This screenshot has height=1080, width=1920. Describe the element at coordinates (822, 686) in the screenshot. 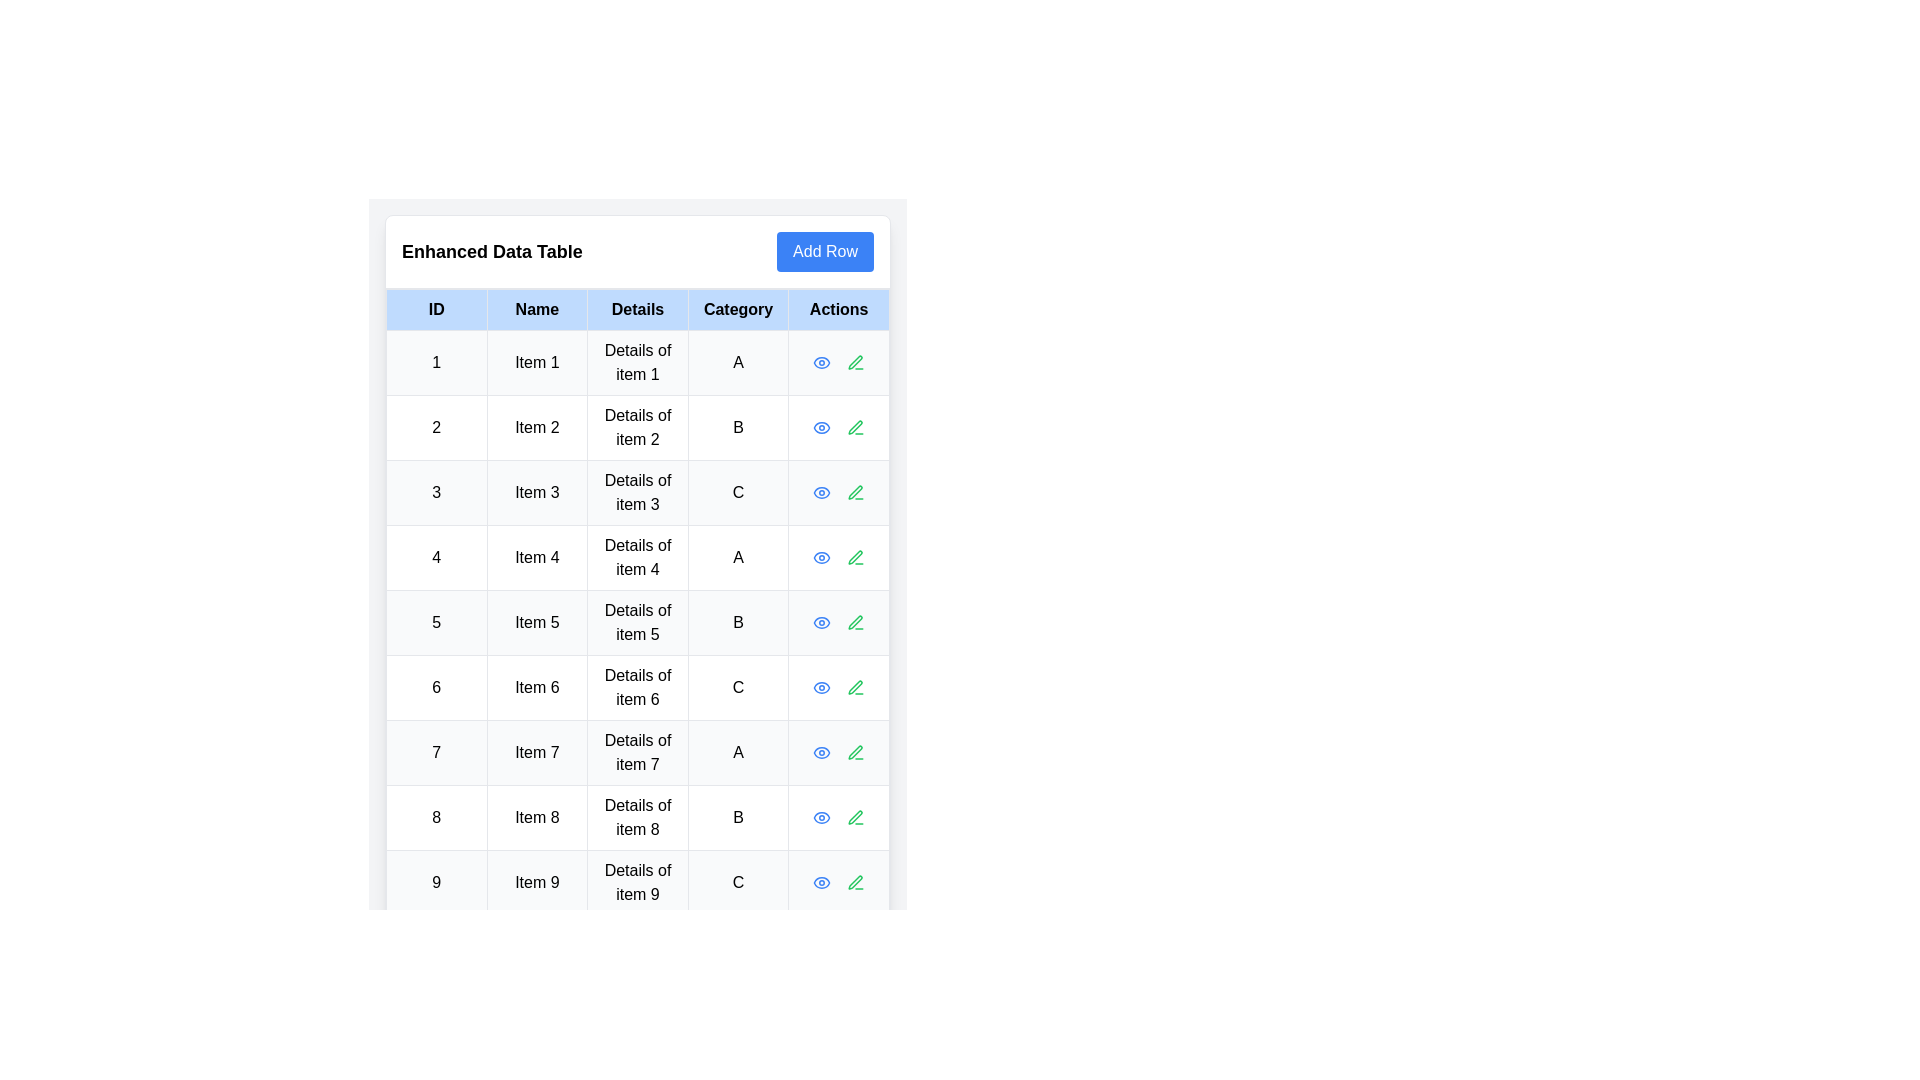

I see `the blue eye-shaped icon located in the 'Actions' column of the table for 'Item 6'` at that location.